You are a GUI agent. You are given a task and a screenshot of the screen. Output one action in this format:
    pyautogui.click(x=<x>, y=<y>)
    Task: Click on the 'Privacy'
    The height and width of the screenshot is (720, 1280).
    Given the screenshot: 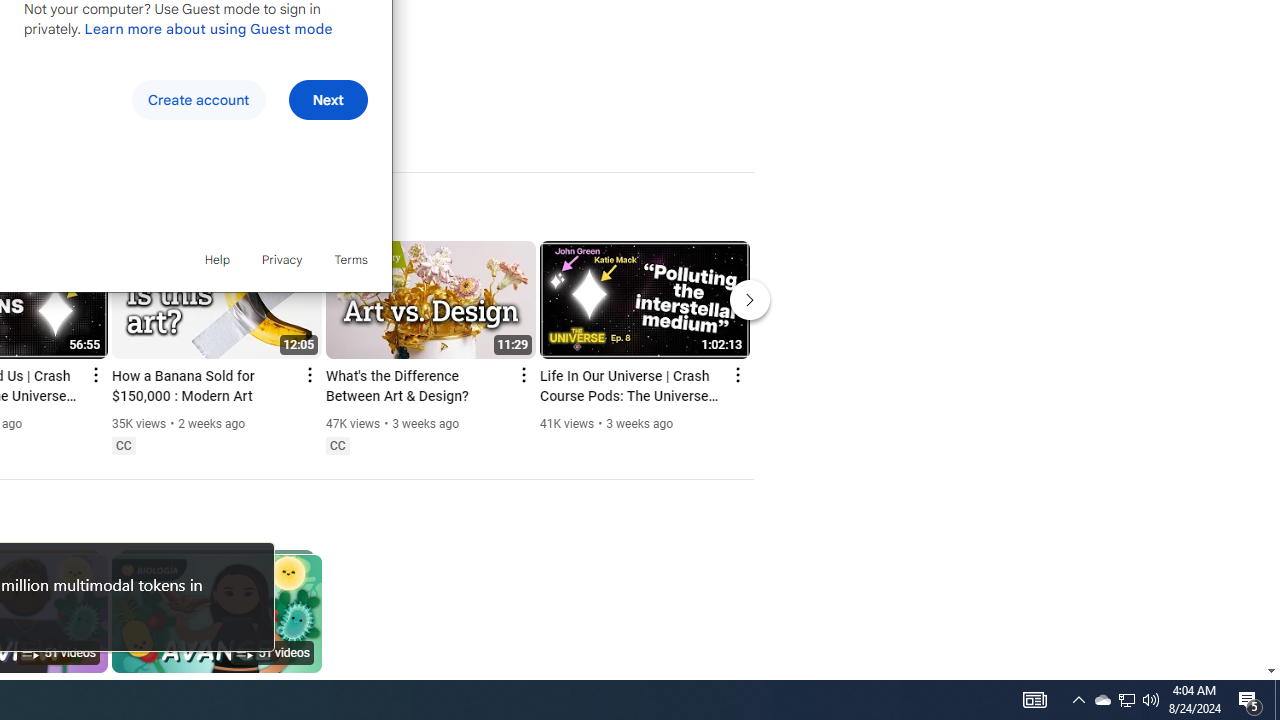 What is the action you would take?
    pyautogui.click(x=281, y=258)
    